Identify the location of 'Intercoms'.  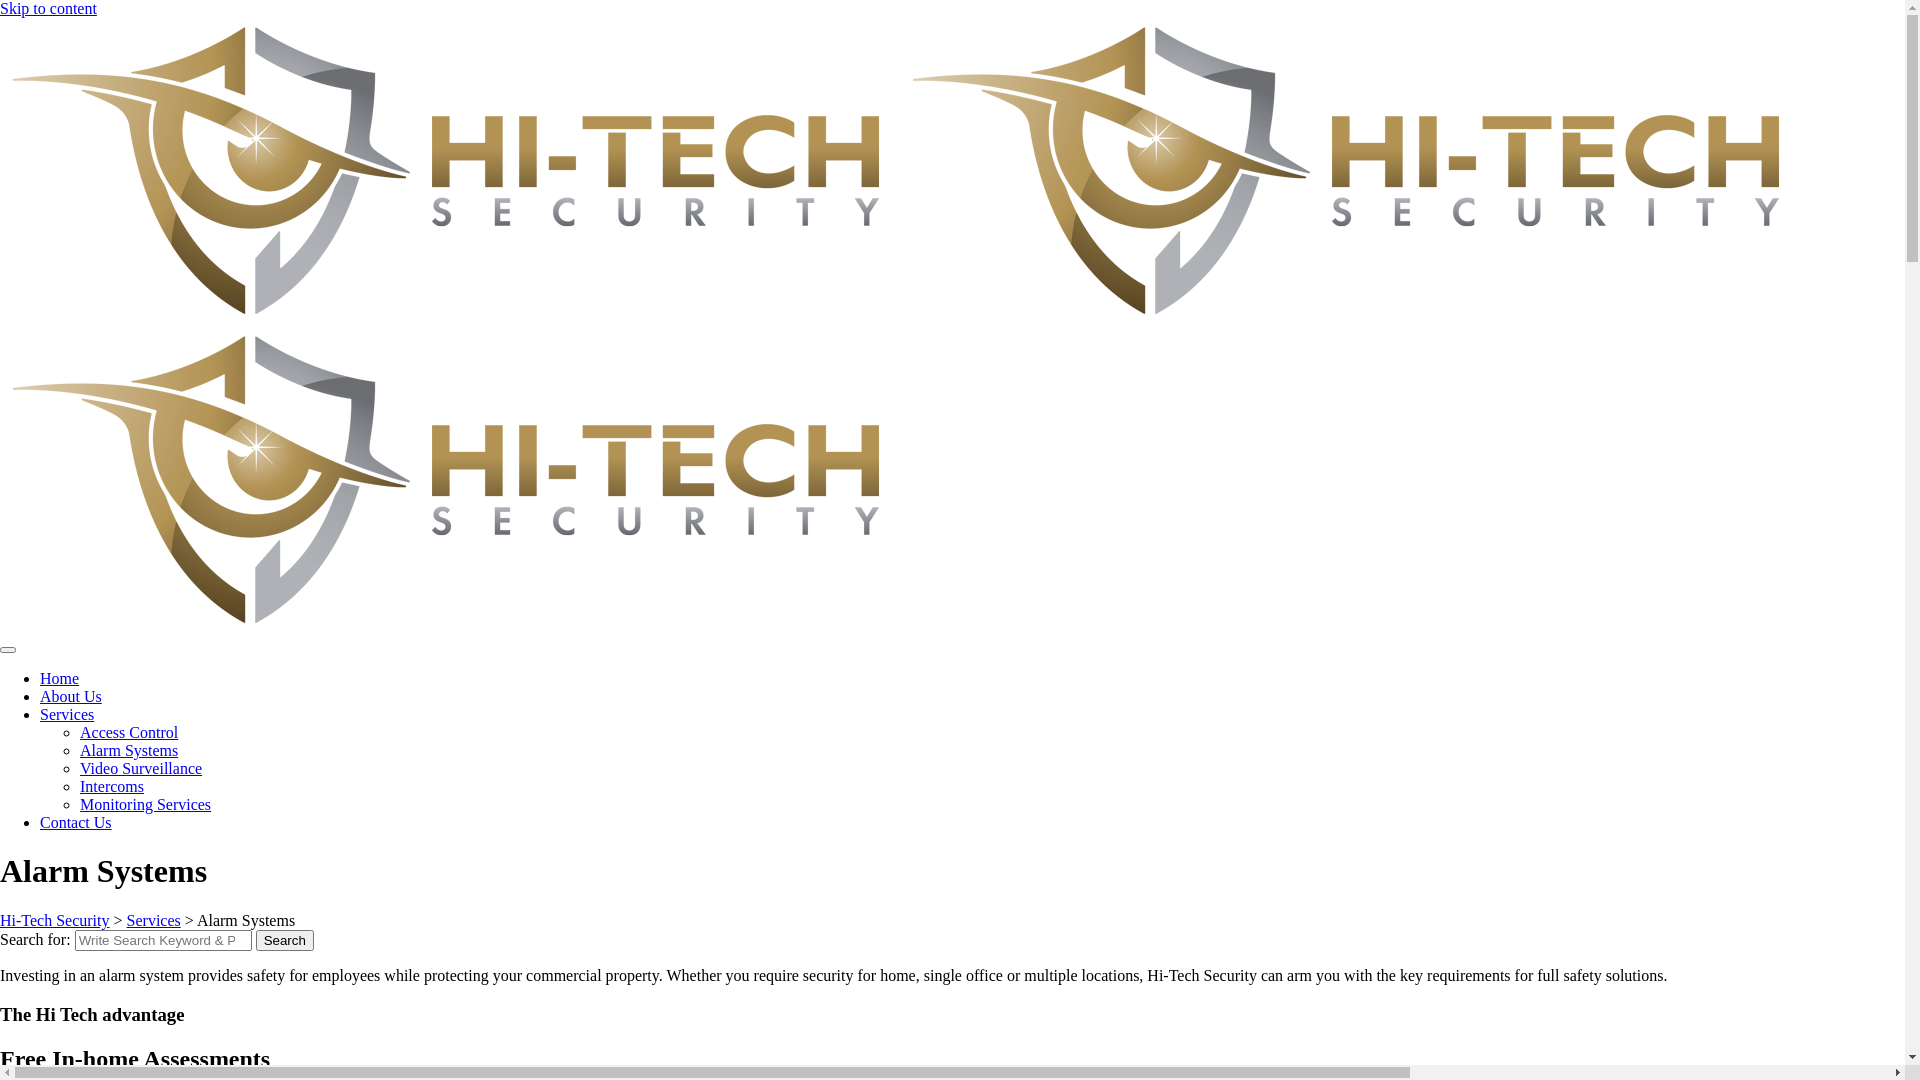
(110, 785).